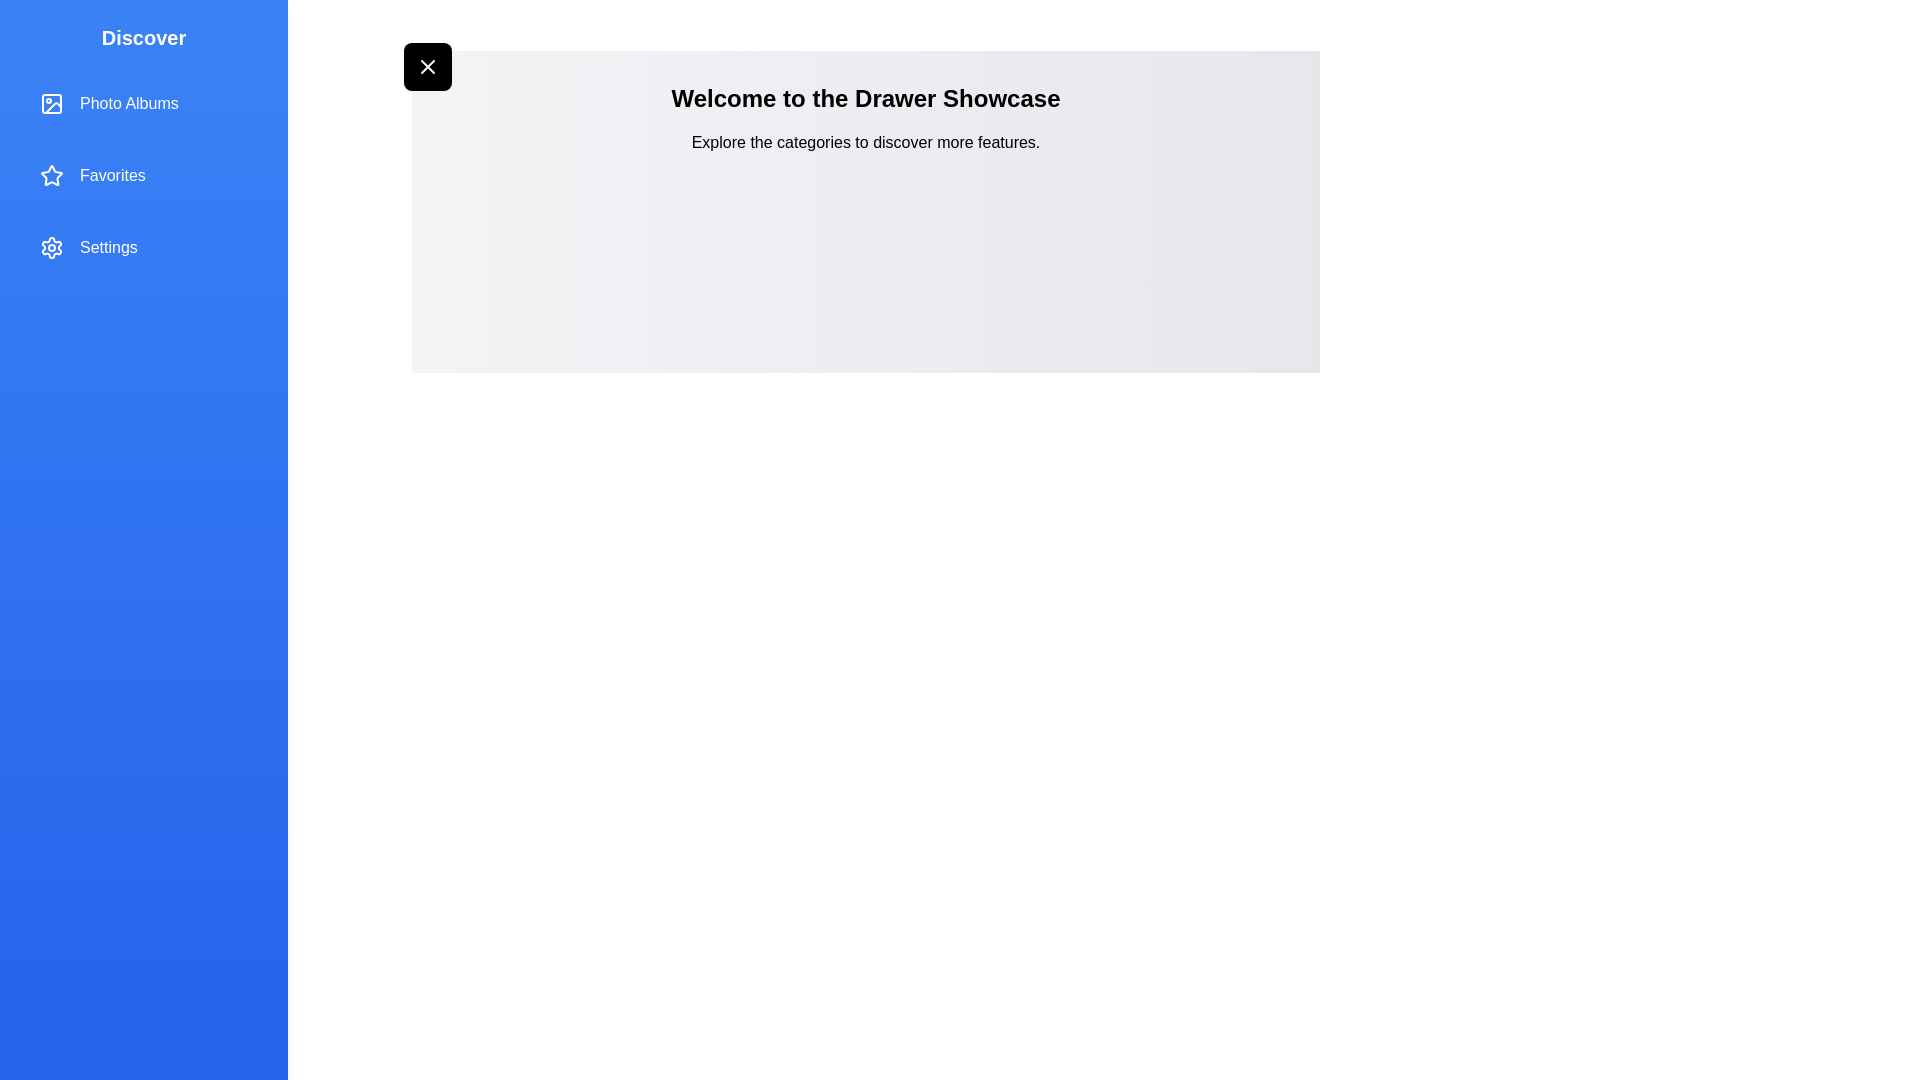 The height and width of the screenshot is (1080, 1920). I want to click on the drawer item labeled 'Favorites' to select it, so click(143, 175).